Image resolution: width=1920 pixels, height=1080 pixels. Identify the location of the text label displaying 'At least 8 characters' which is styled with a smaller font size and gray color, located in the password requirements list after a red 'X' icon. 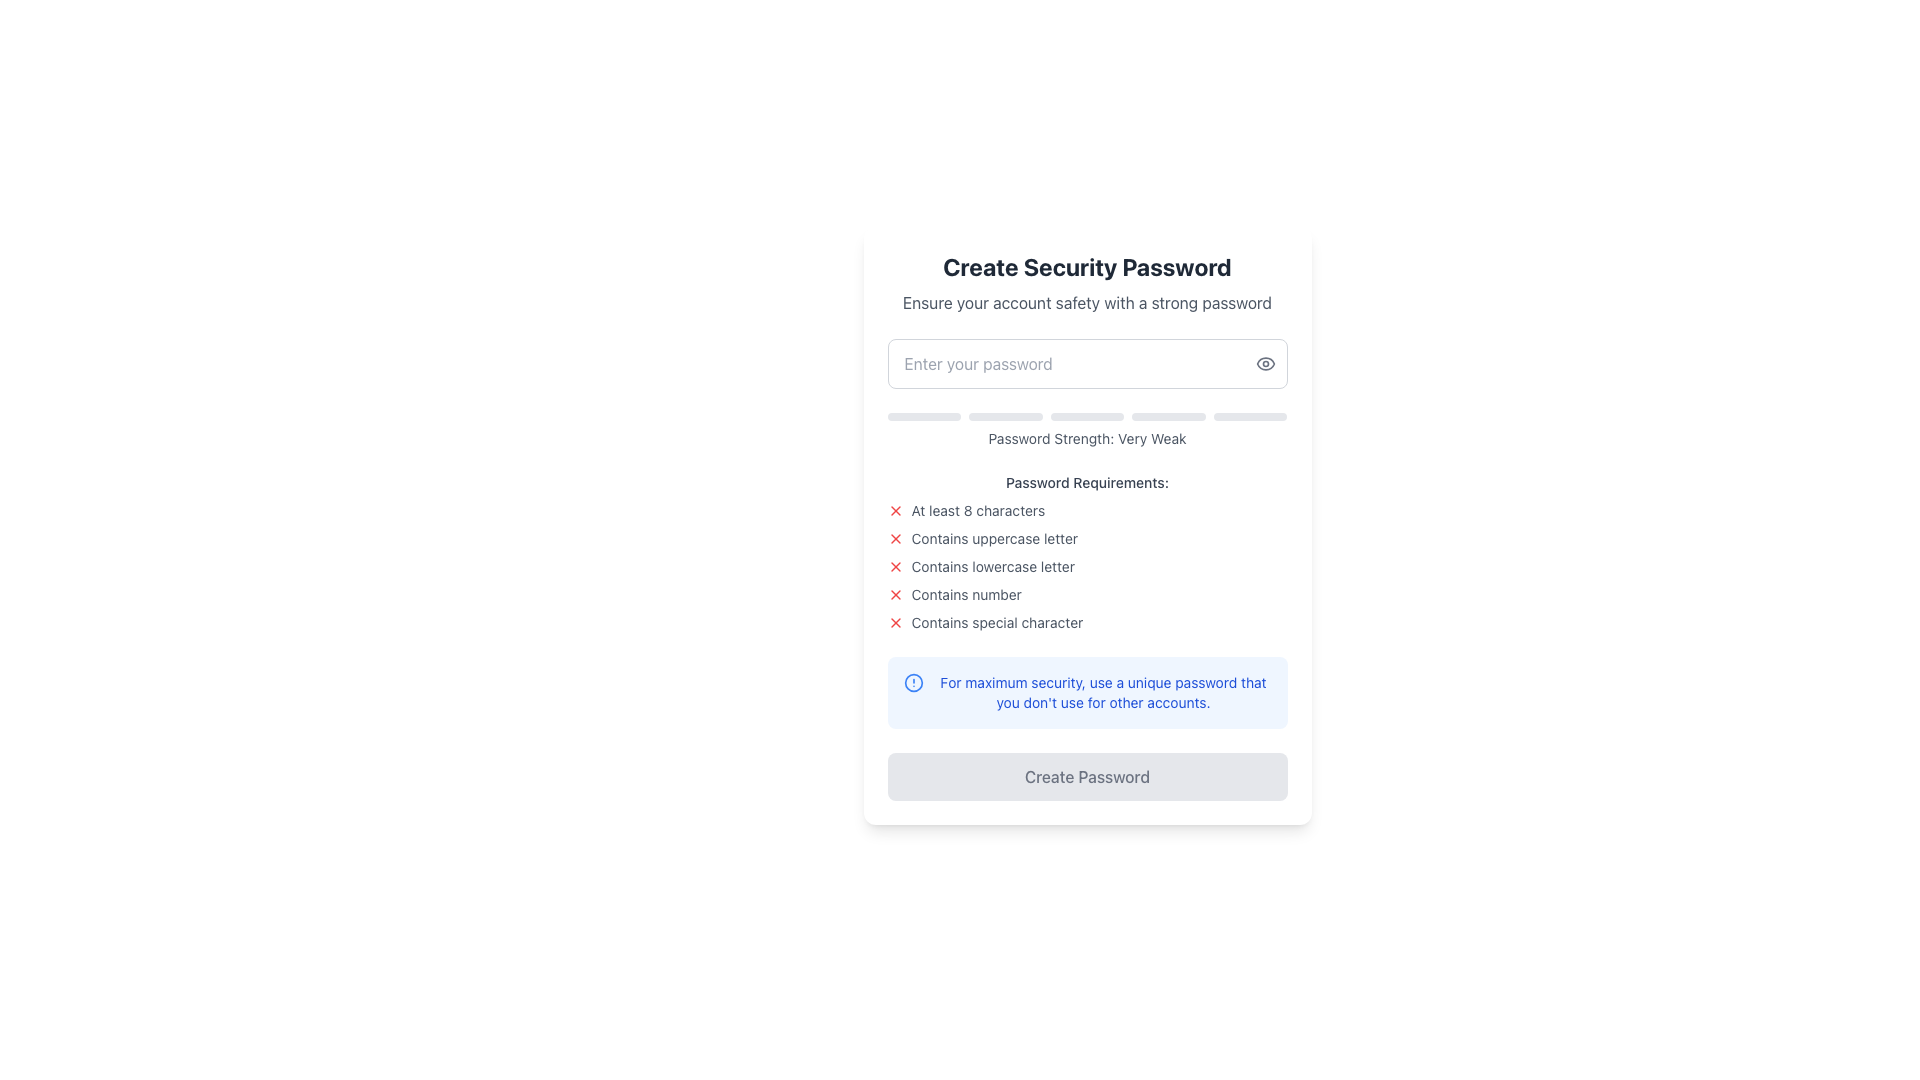
(978, 509).